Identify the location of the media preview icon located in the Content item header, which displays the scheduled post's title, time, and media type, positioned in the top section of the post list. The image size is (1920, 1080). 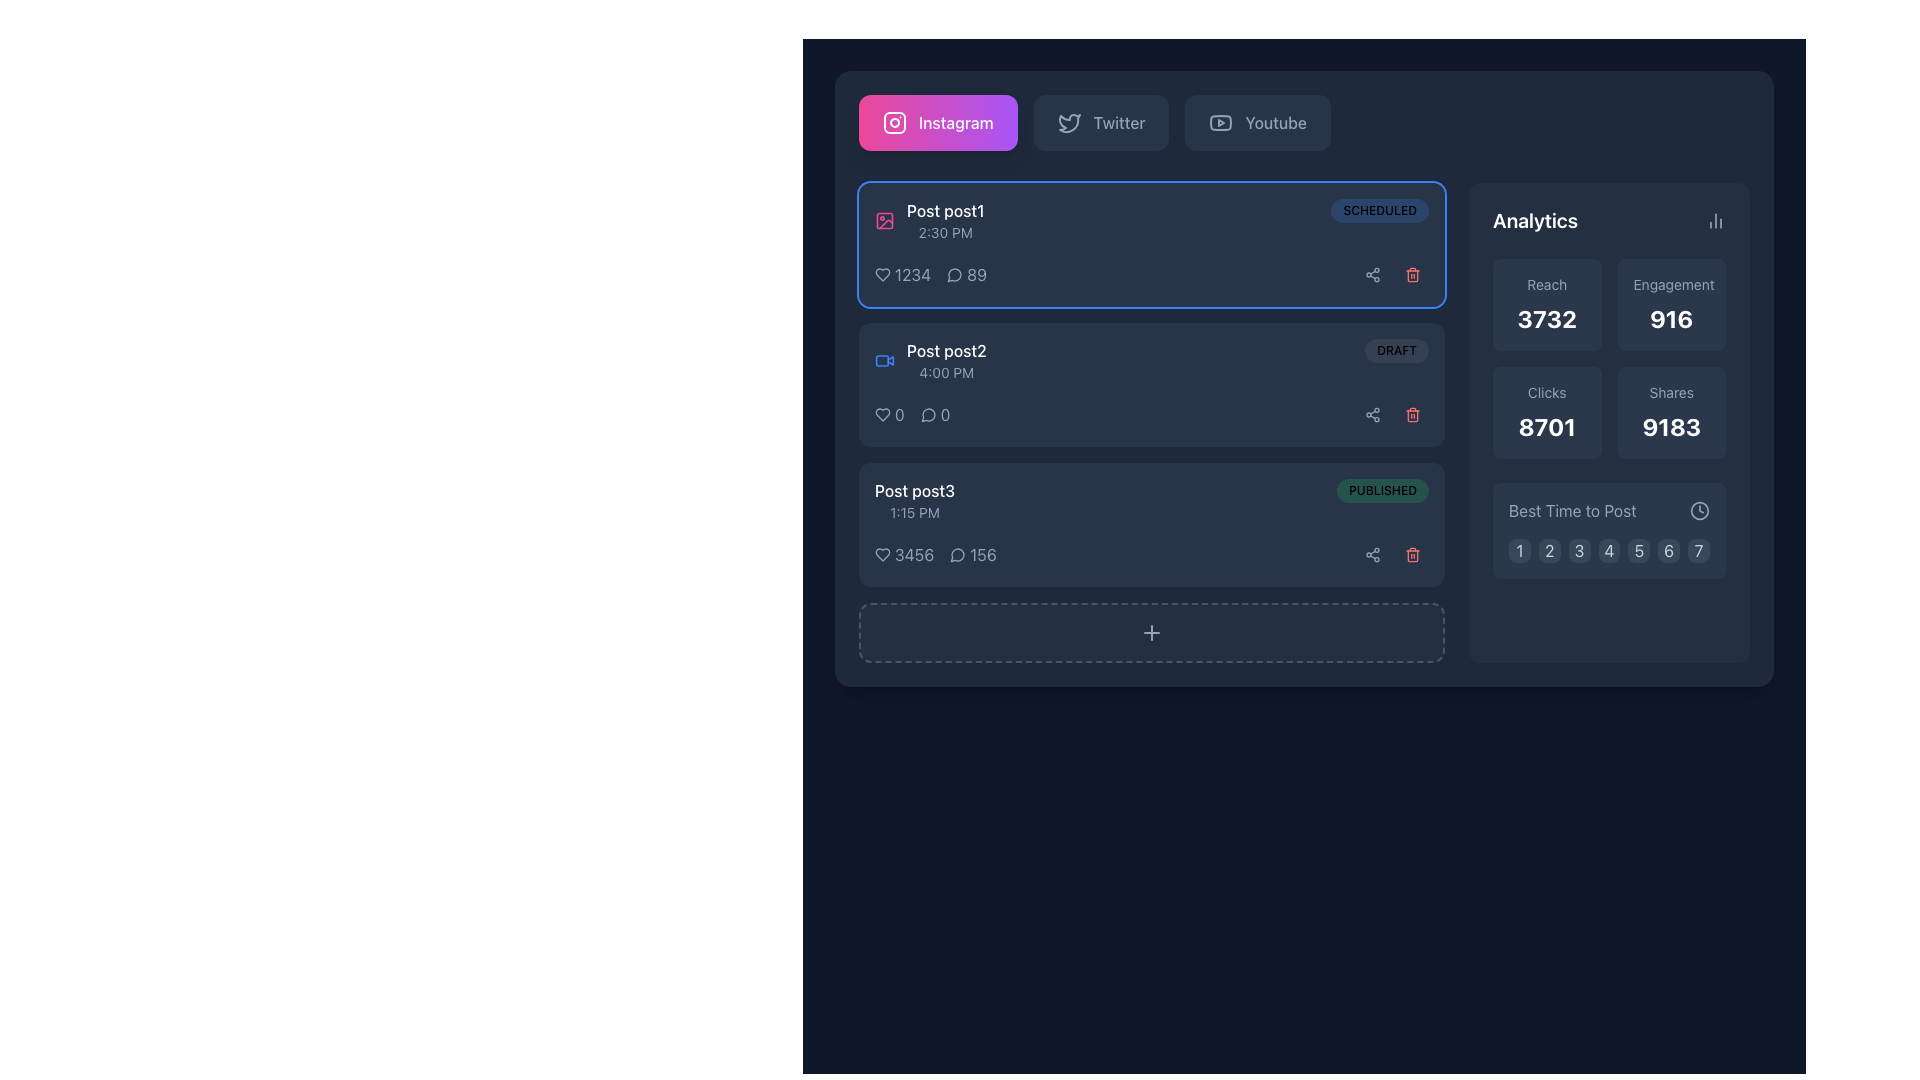
(928, 220).